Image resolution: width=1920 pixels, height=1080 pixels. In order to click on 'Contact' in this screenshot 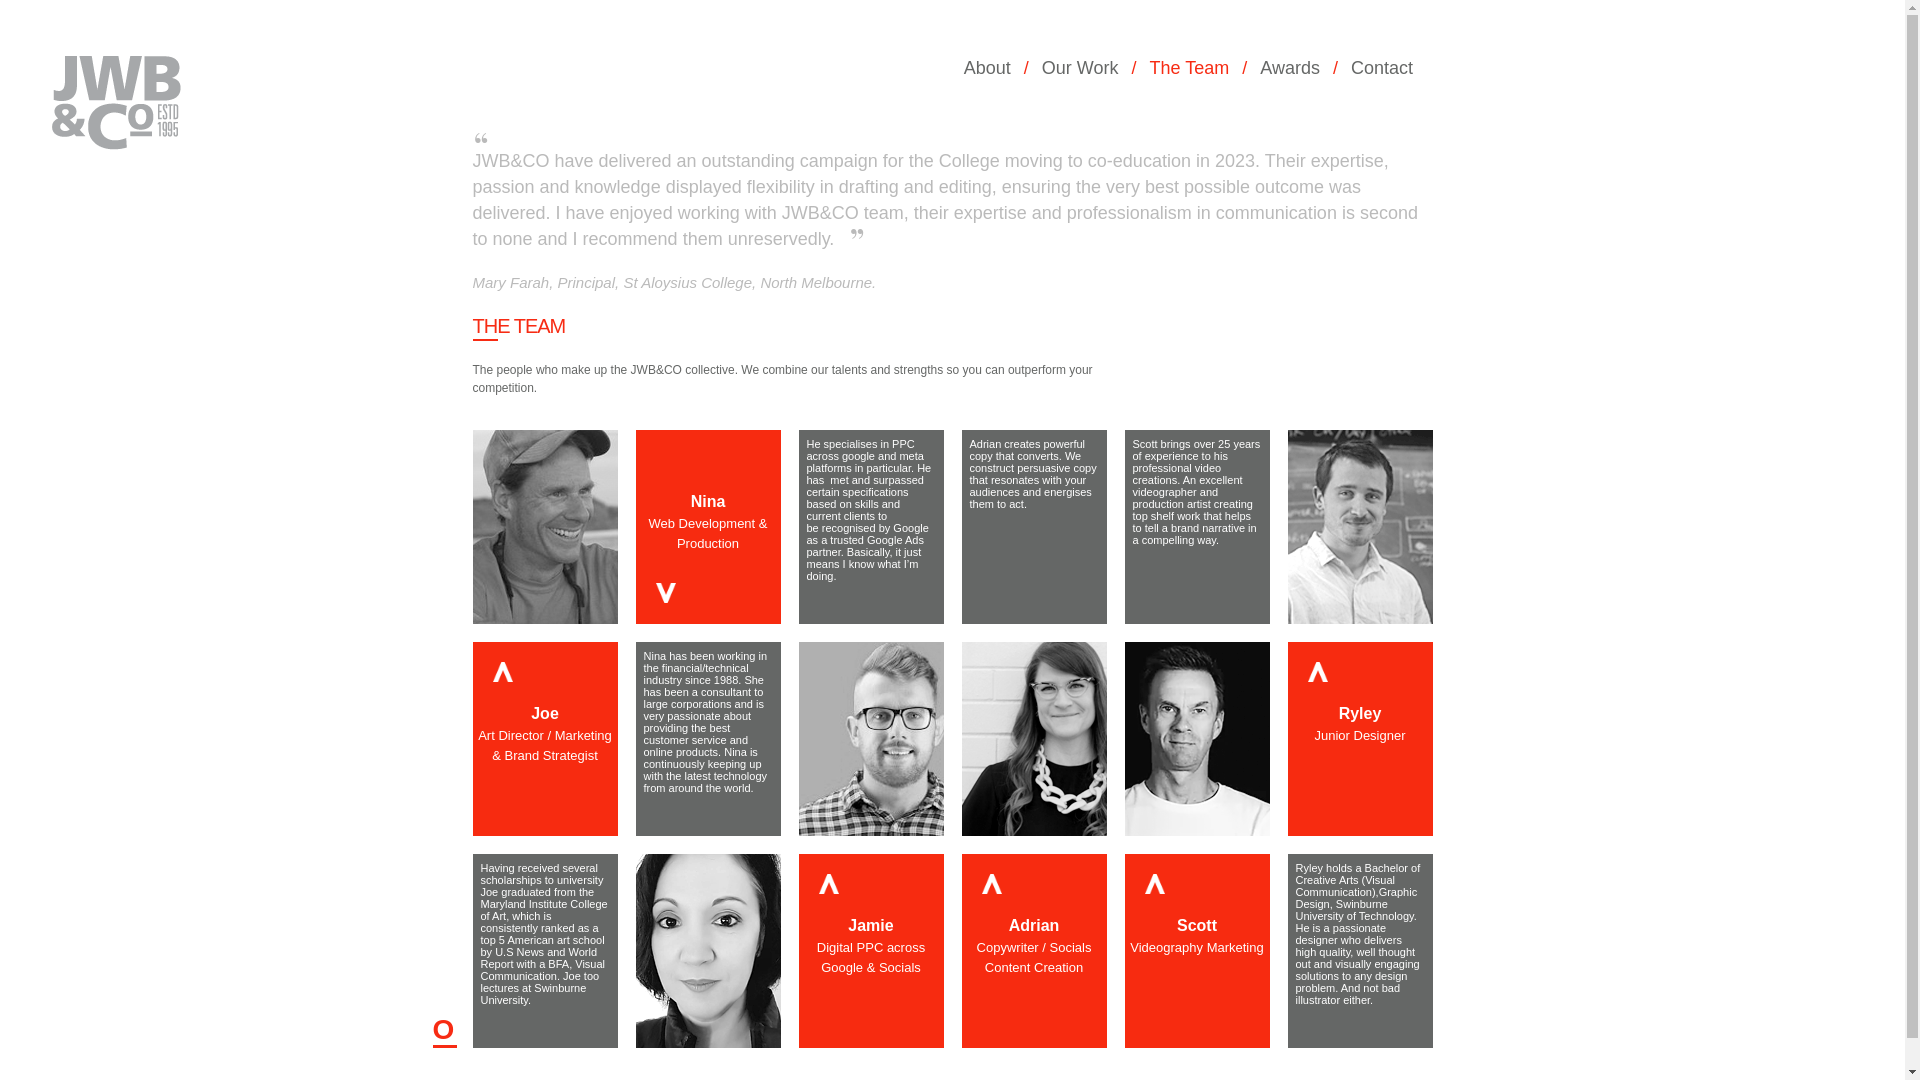, I will do `click(1350, 67)`.